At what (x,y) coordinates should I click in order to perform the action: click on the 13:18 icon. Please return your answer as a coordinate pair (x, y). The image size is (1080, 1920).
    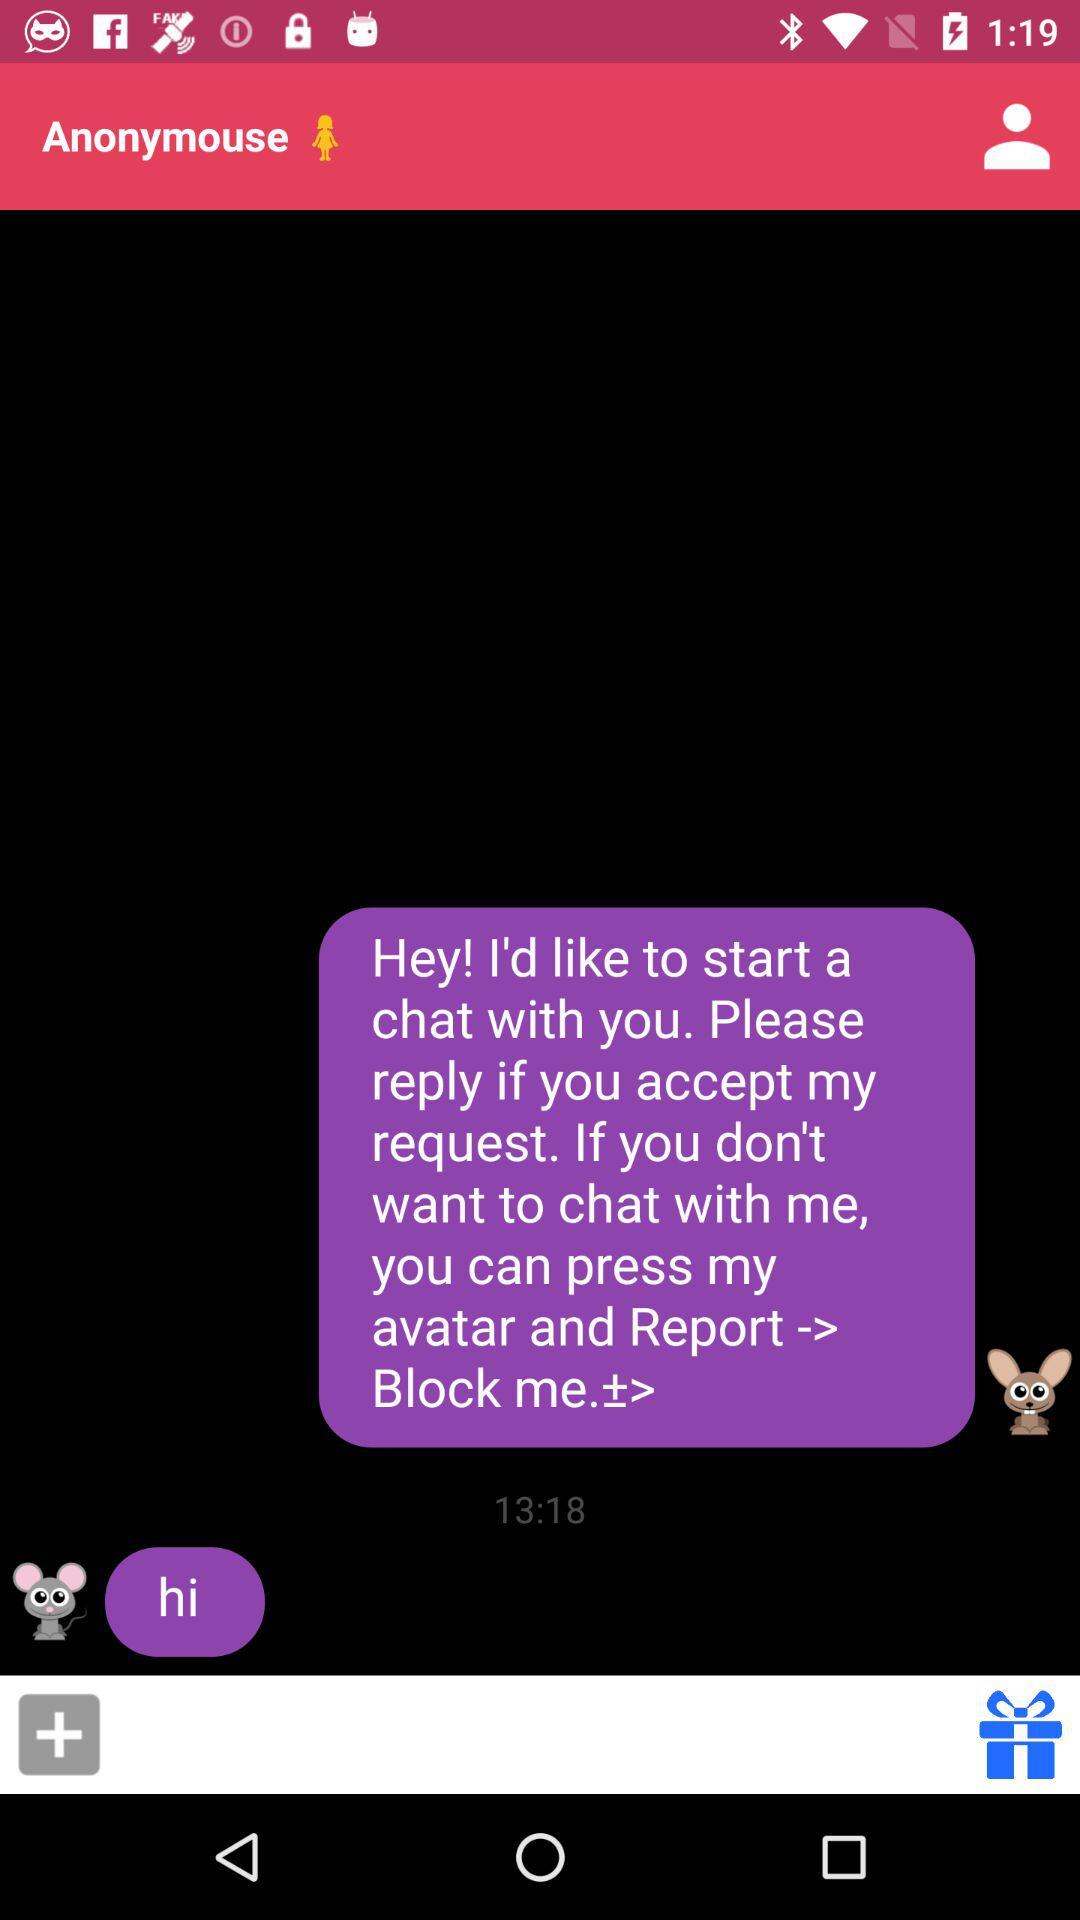
    Looking at the image, I should click on (540, 1508).